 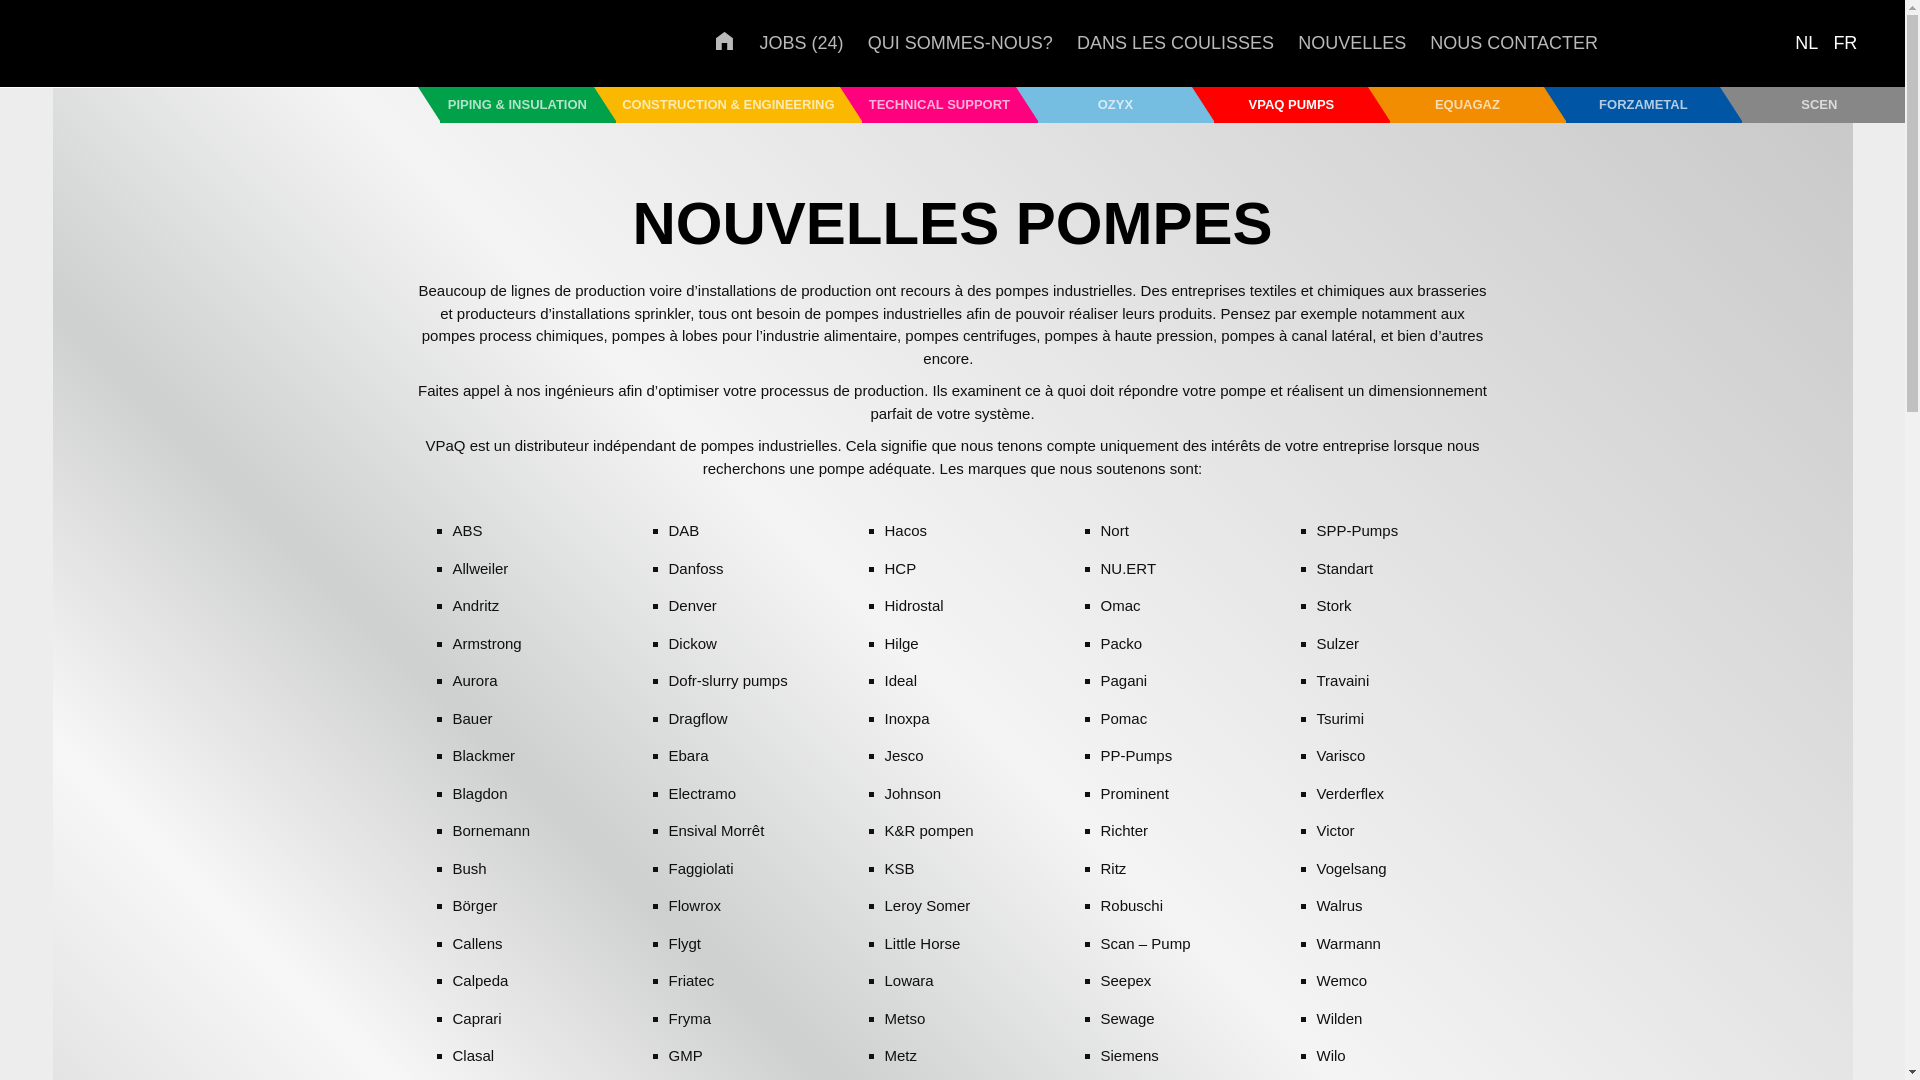 What do you see at coordinates (1297, 42) in the screenshot?
I see `'NOUVELLES'` at bounding box center [1297, 42].